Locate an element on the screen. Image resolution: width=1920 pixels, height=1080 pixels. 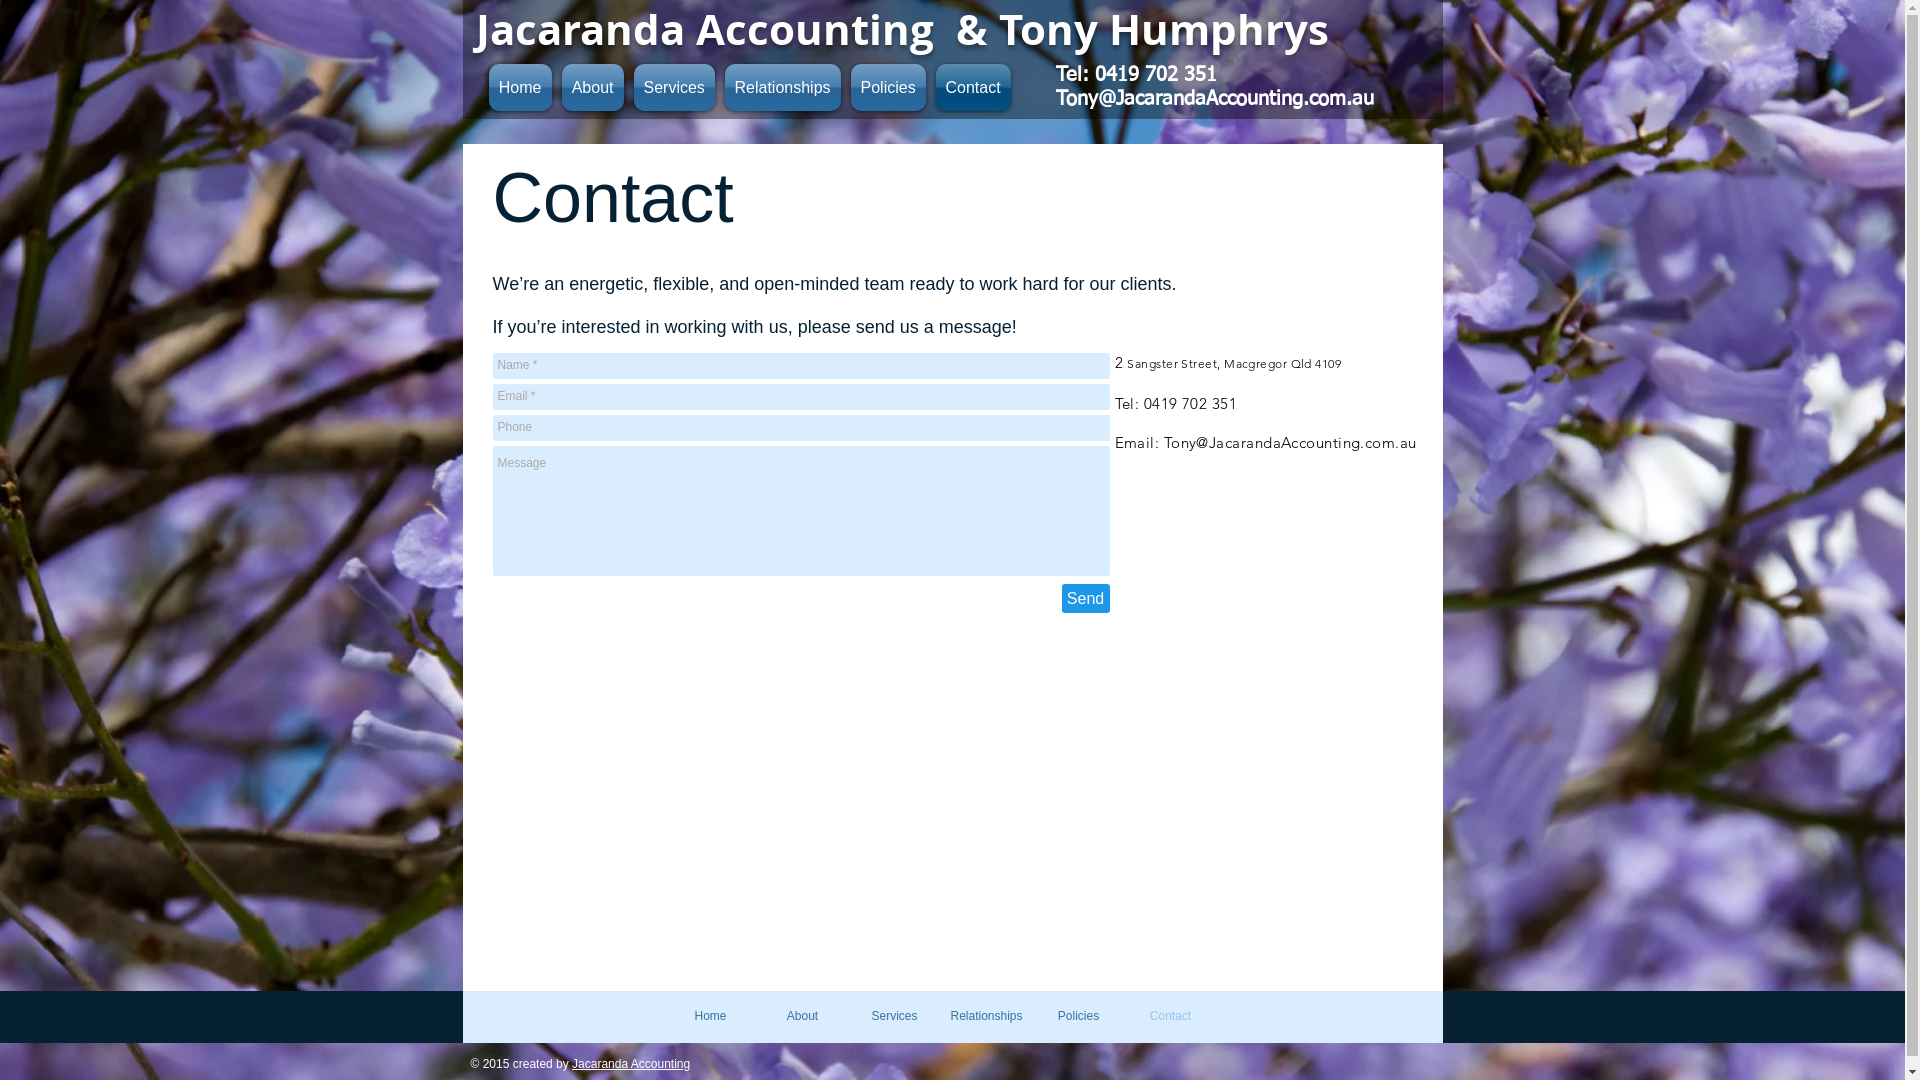
'Policies' is located at coordinates (845, 86).